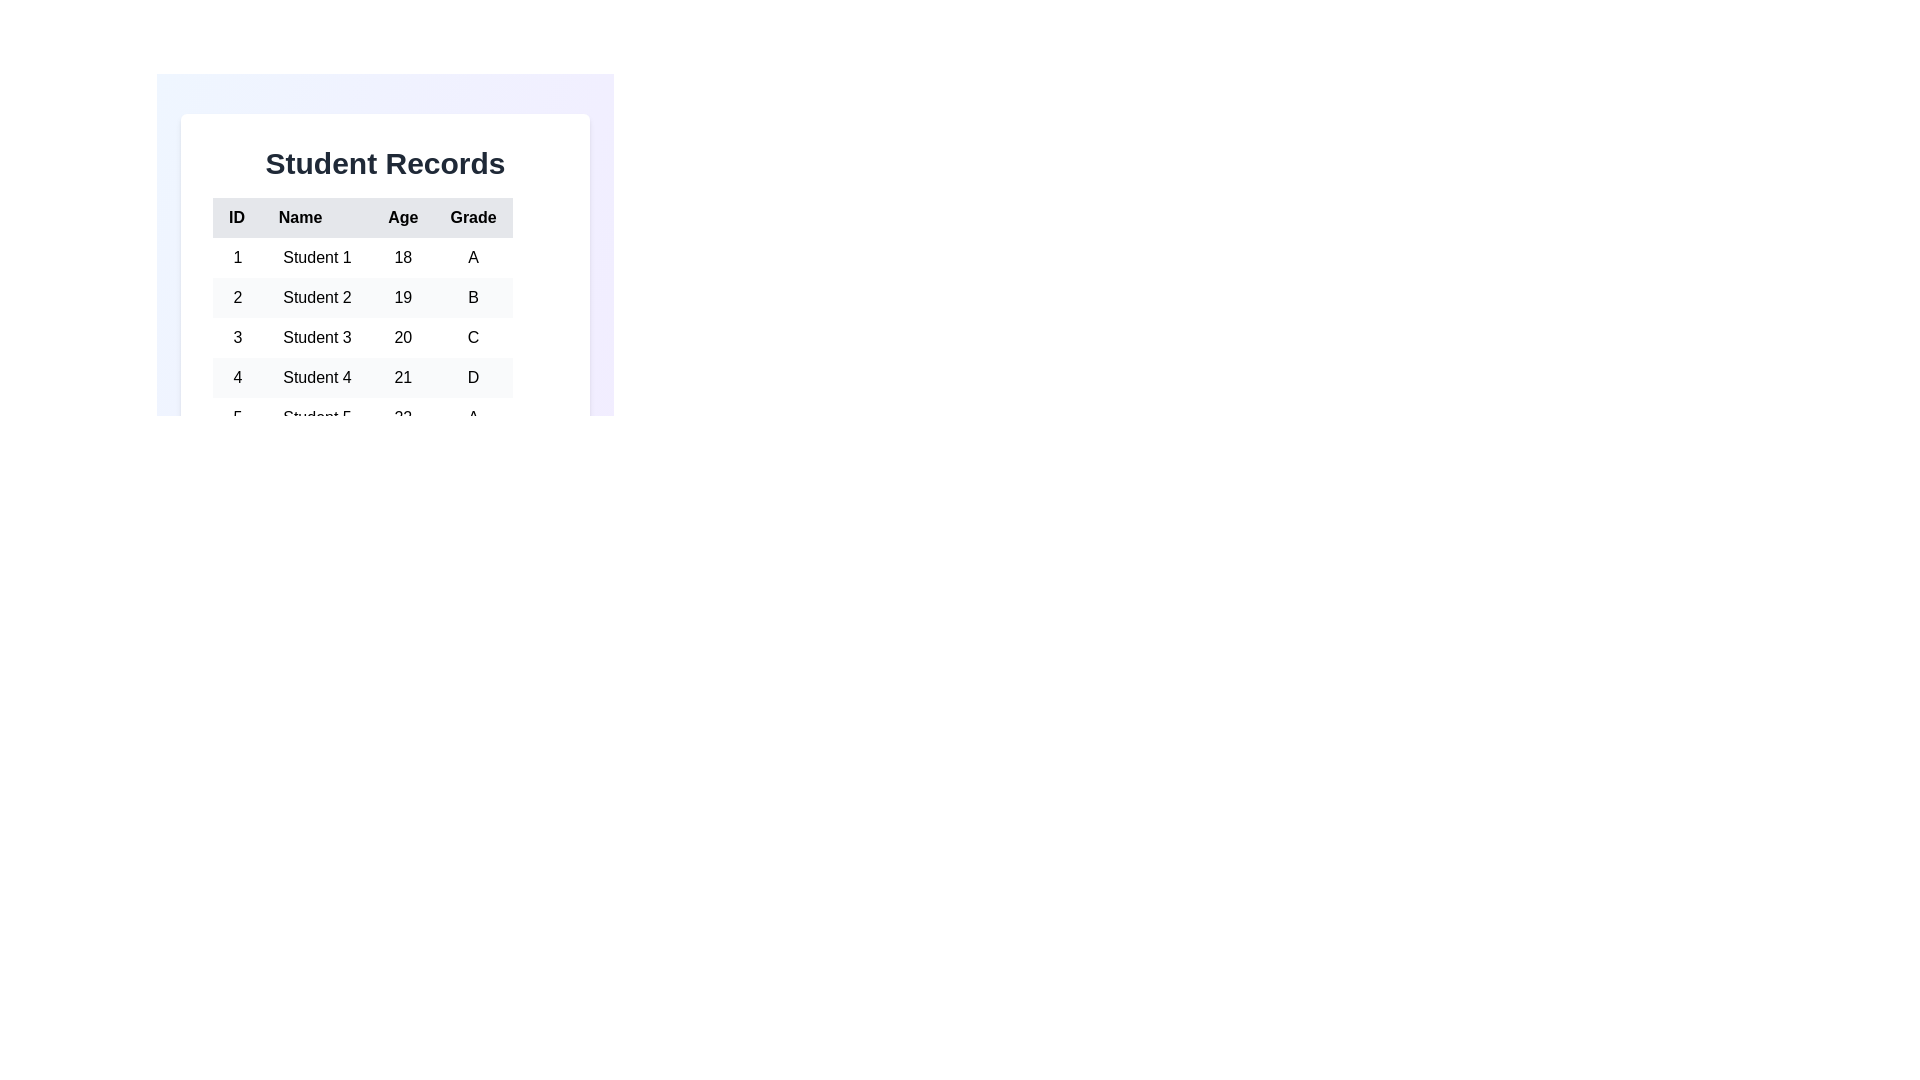  What do you see at coordinates (362, 257) in the screenshot?
I see `the row corresponding to 1` at bounding box center [362, 257].